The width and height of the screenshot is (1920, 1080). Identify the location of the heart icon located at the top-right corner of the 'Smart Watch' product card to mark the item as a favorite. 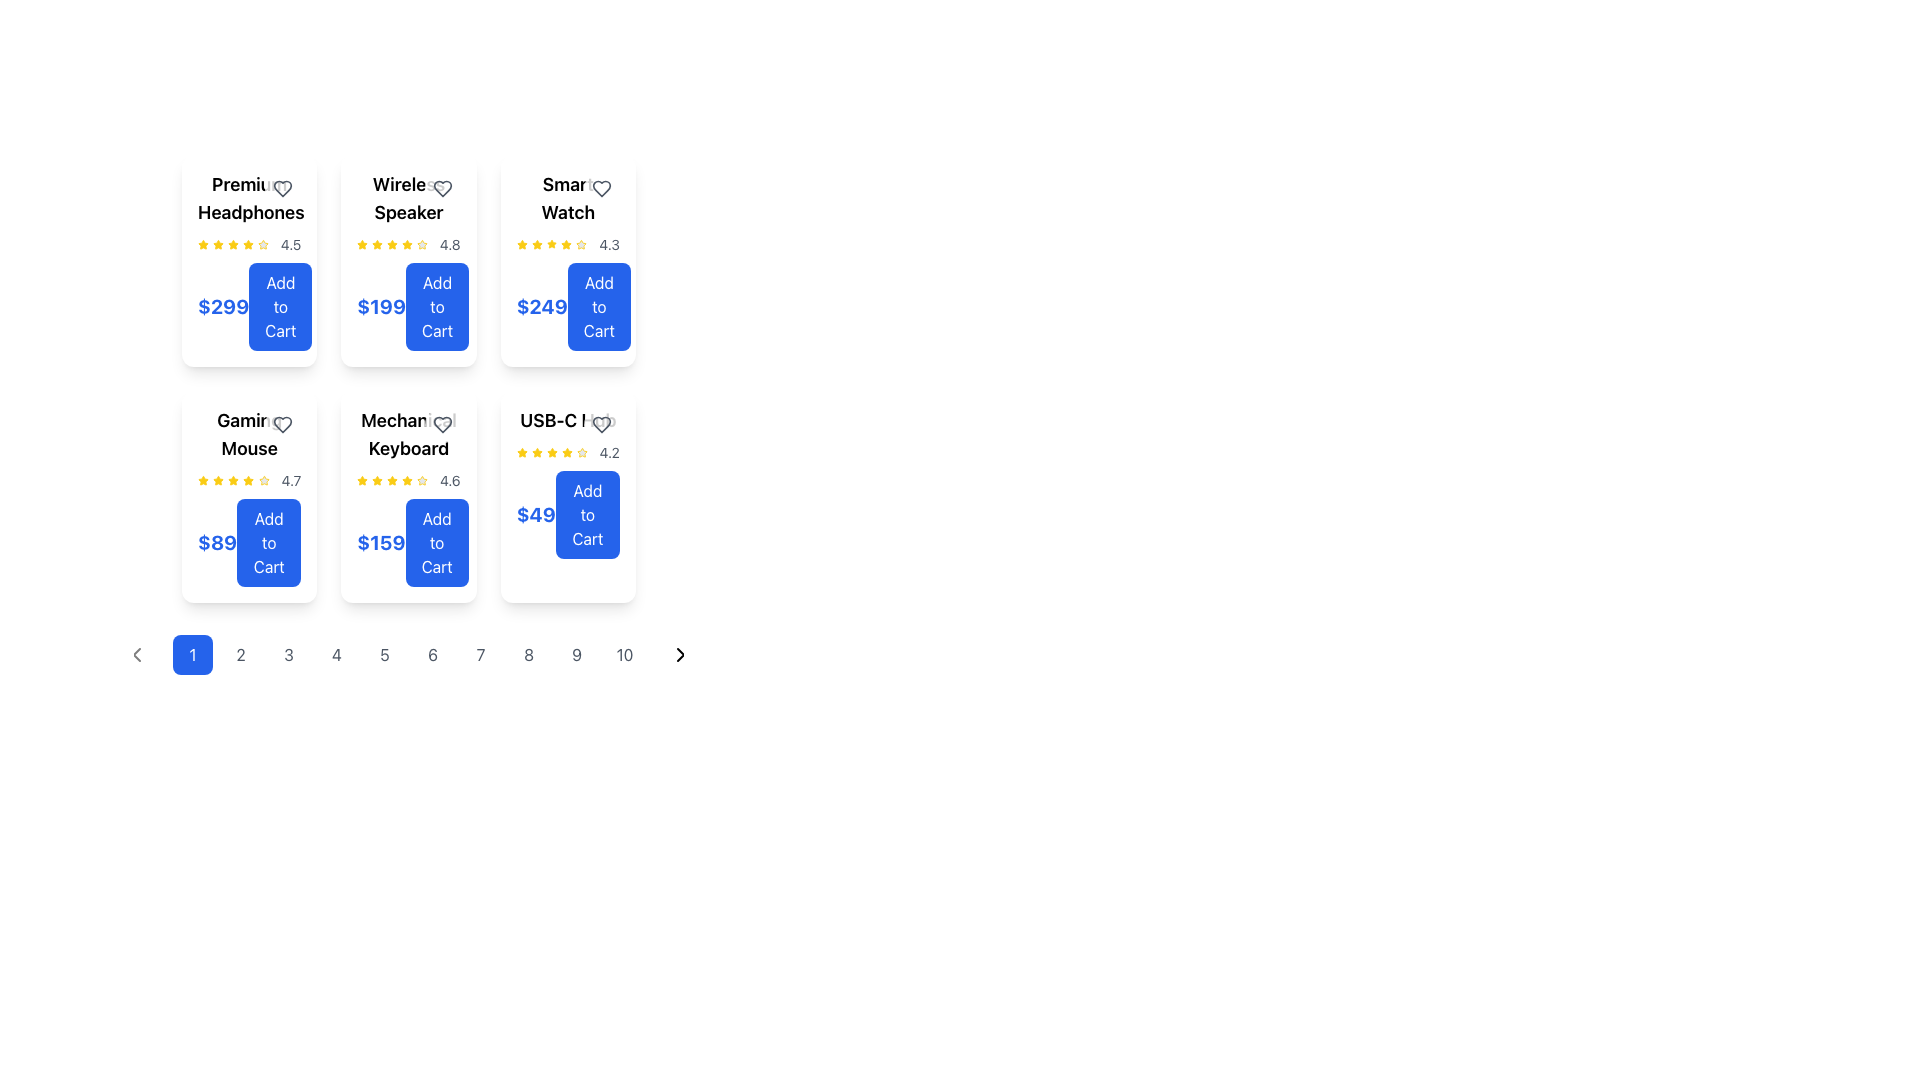
(600, 189).